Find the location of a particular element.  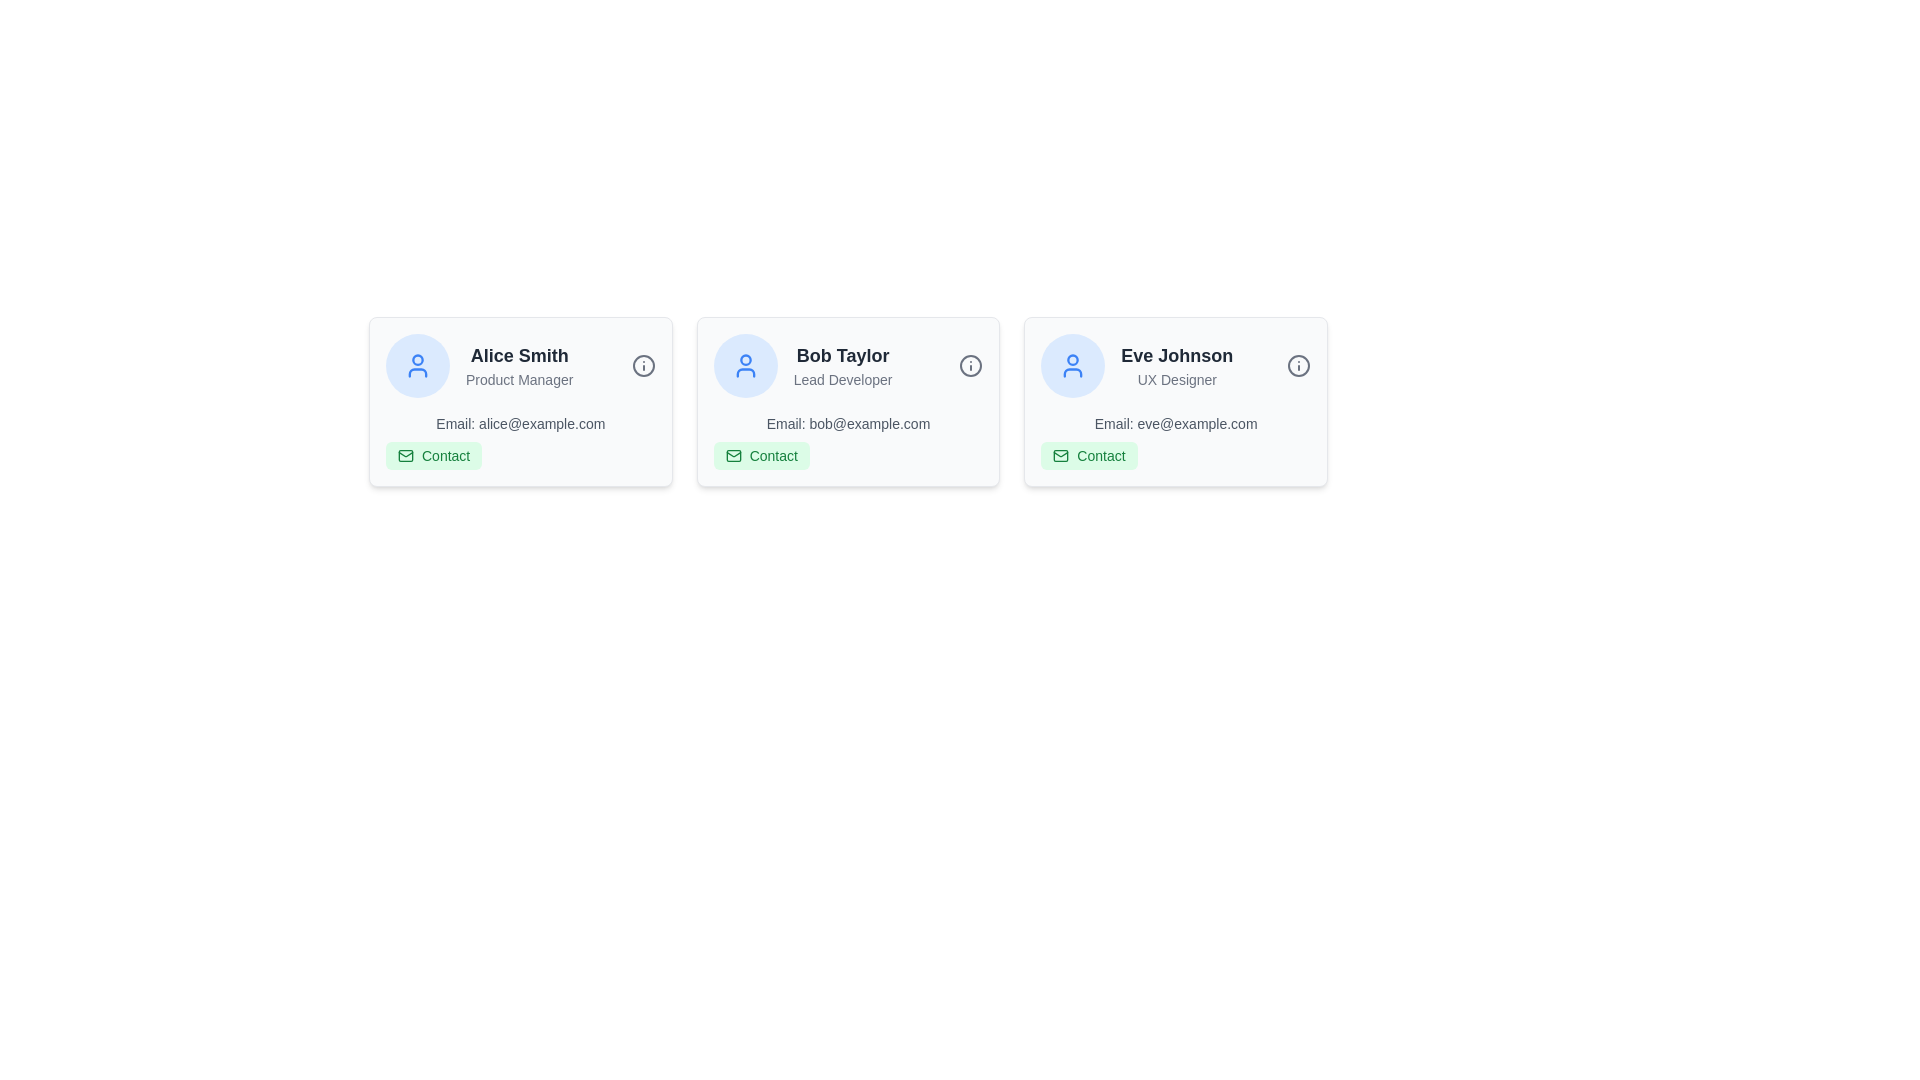

the SVG circle element that represents the user's head in the user icon located in the top left corner of the card layout is located at coordinates (1072, 360).